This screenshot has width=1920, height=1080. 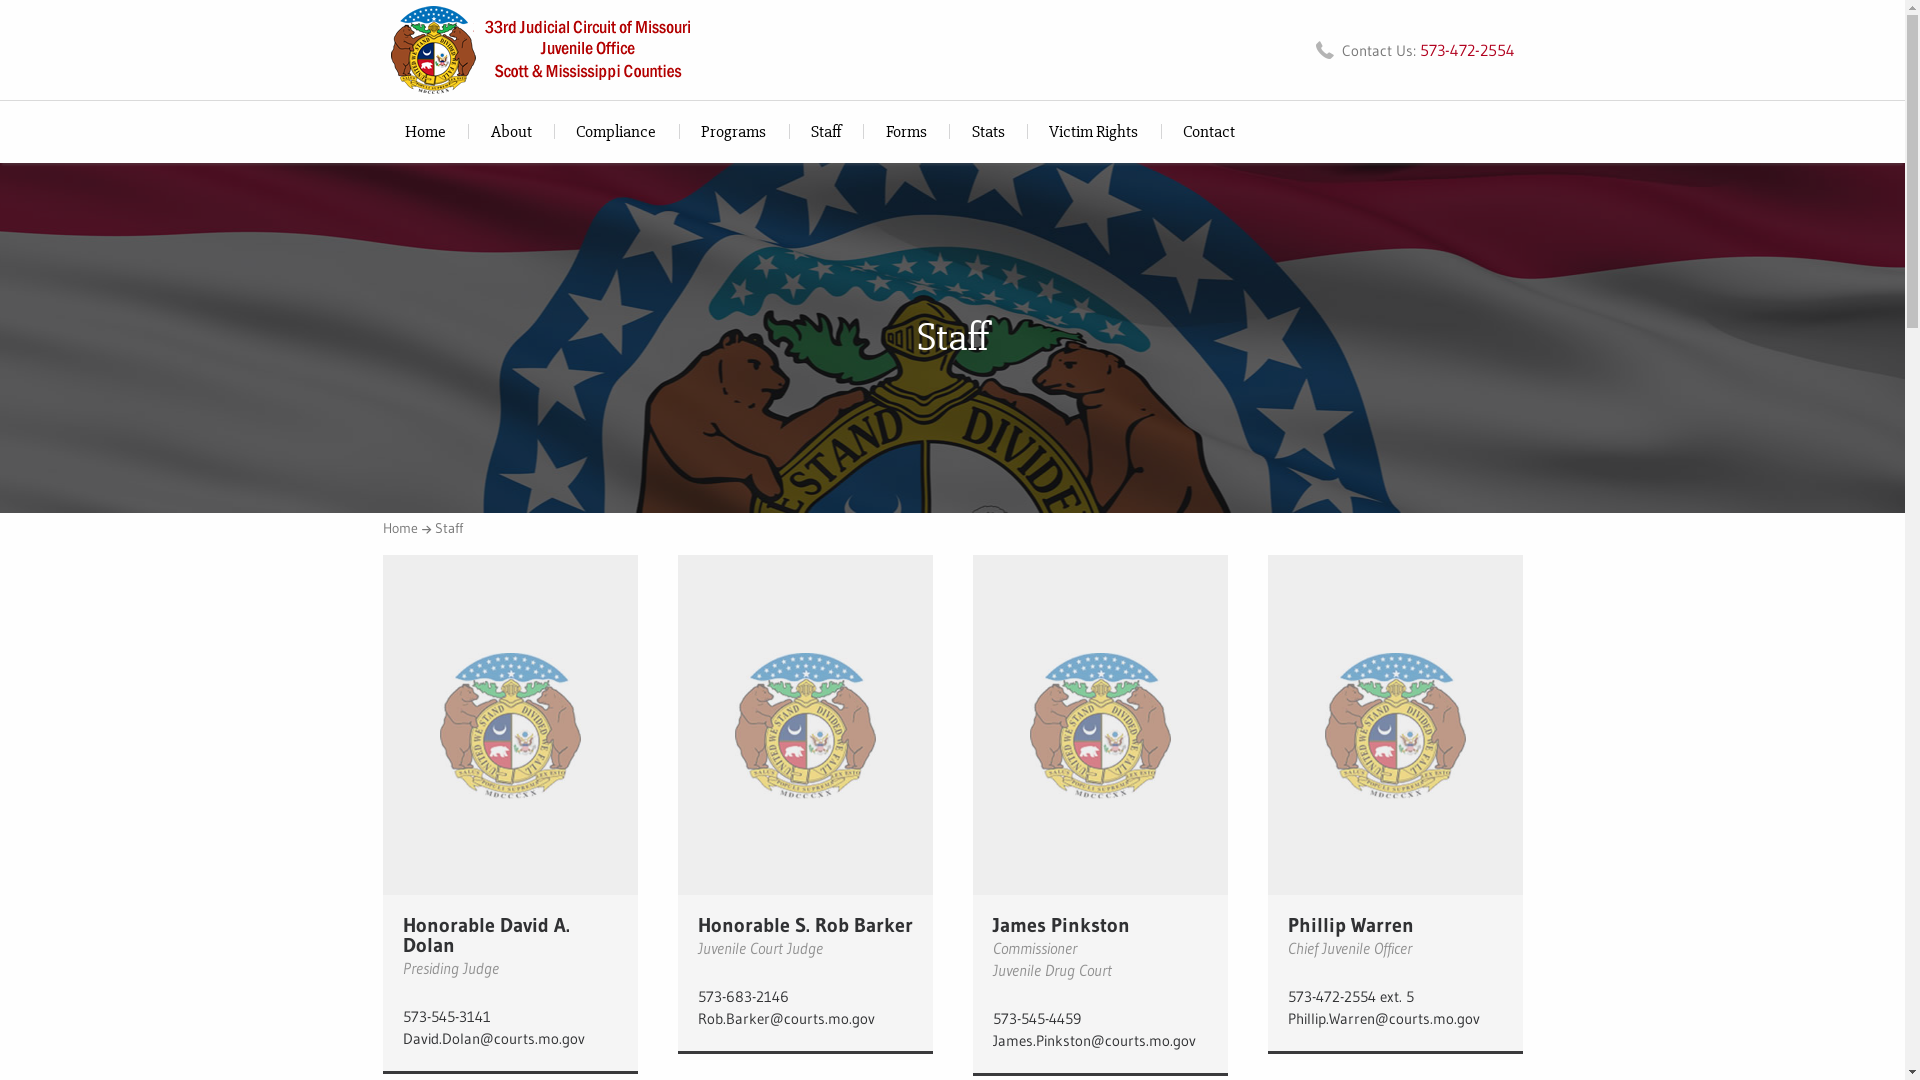 I want to click on 'James.Pinkston@courts.mo.gov', so click(x=1098, y=1040).